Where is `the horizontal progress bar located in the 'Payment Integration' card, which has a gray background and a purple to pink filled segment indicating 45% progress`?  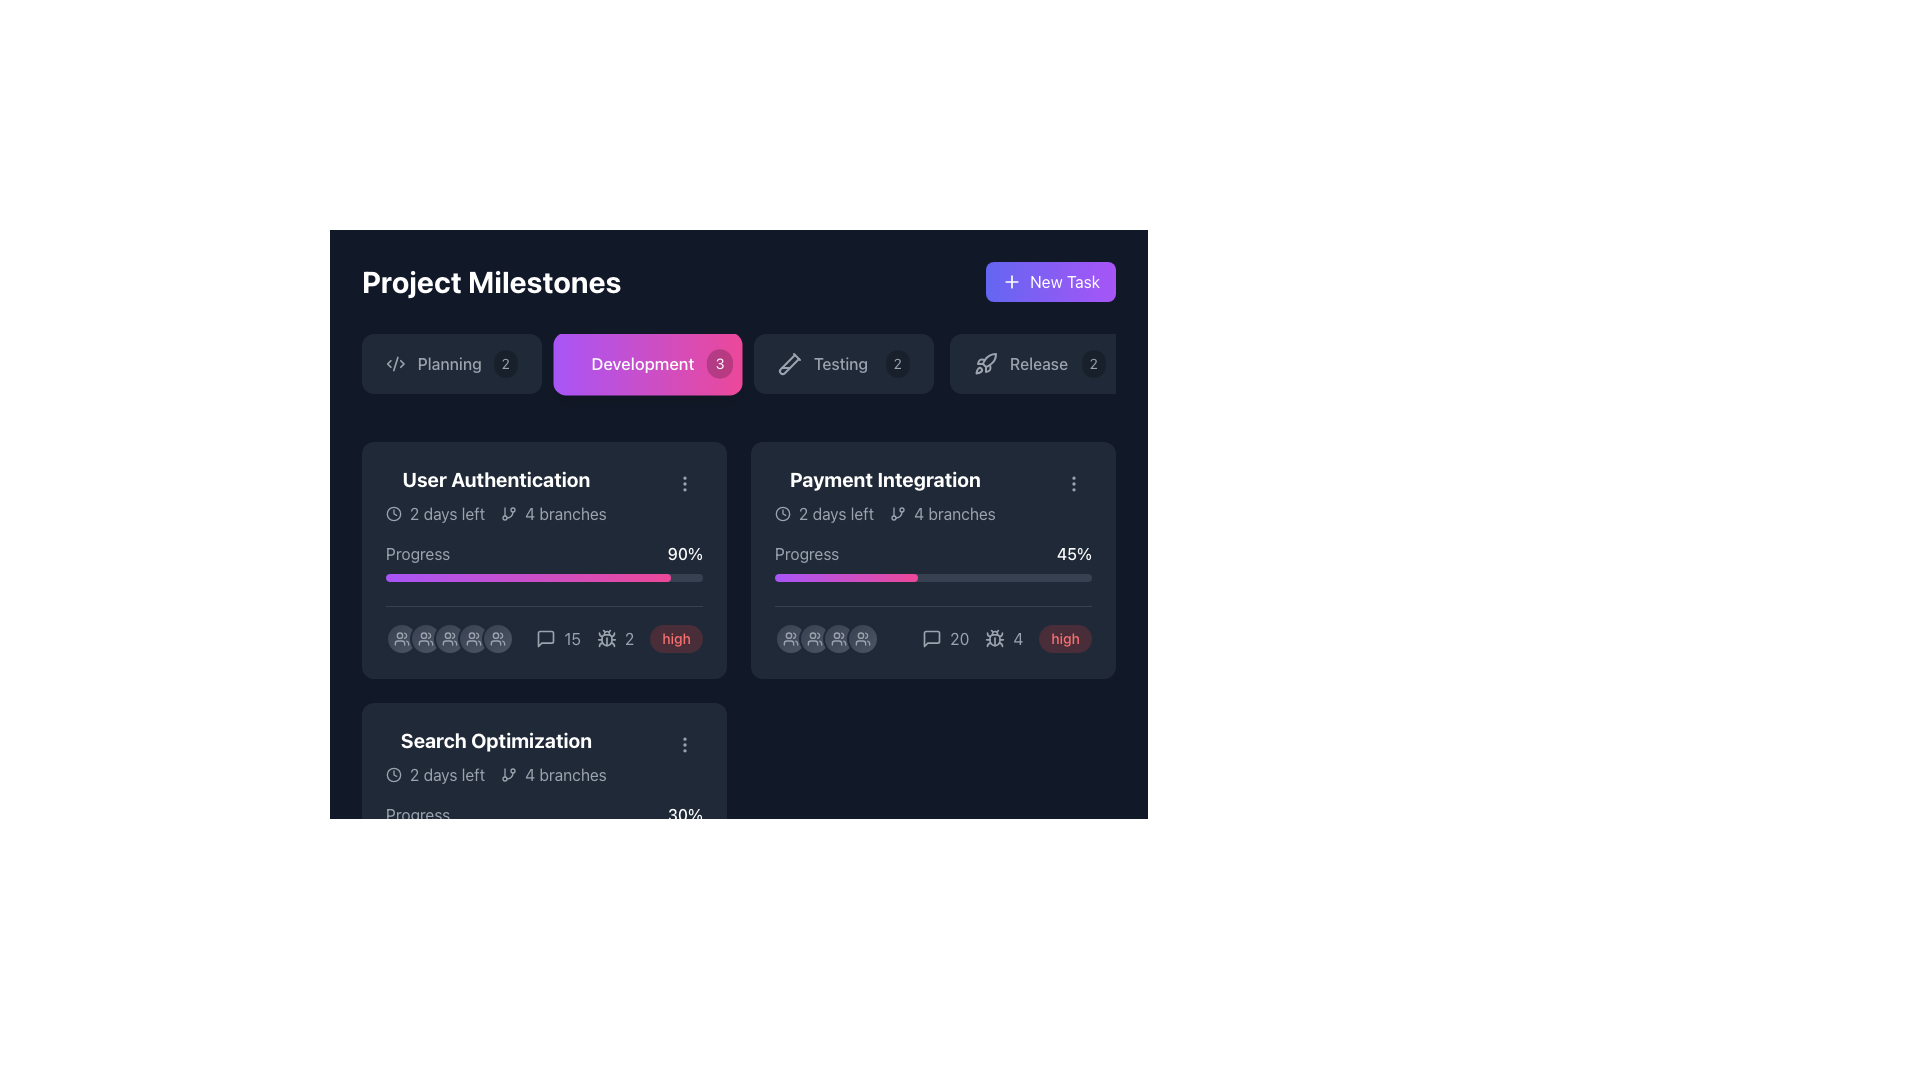 the horizontal progress bar located in the 'Payment Integration' card, which has a gray background and a purple to pink filled segment indicating 45% progress is located at coordinates (932, 578).